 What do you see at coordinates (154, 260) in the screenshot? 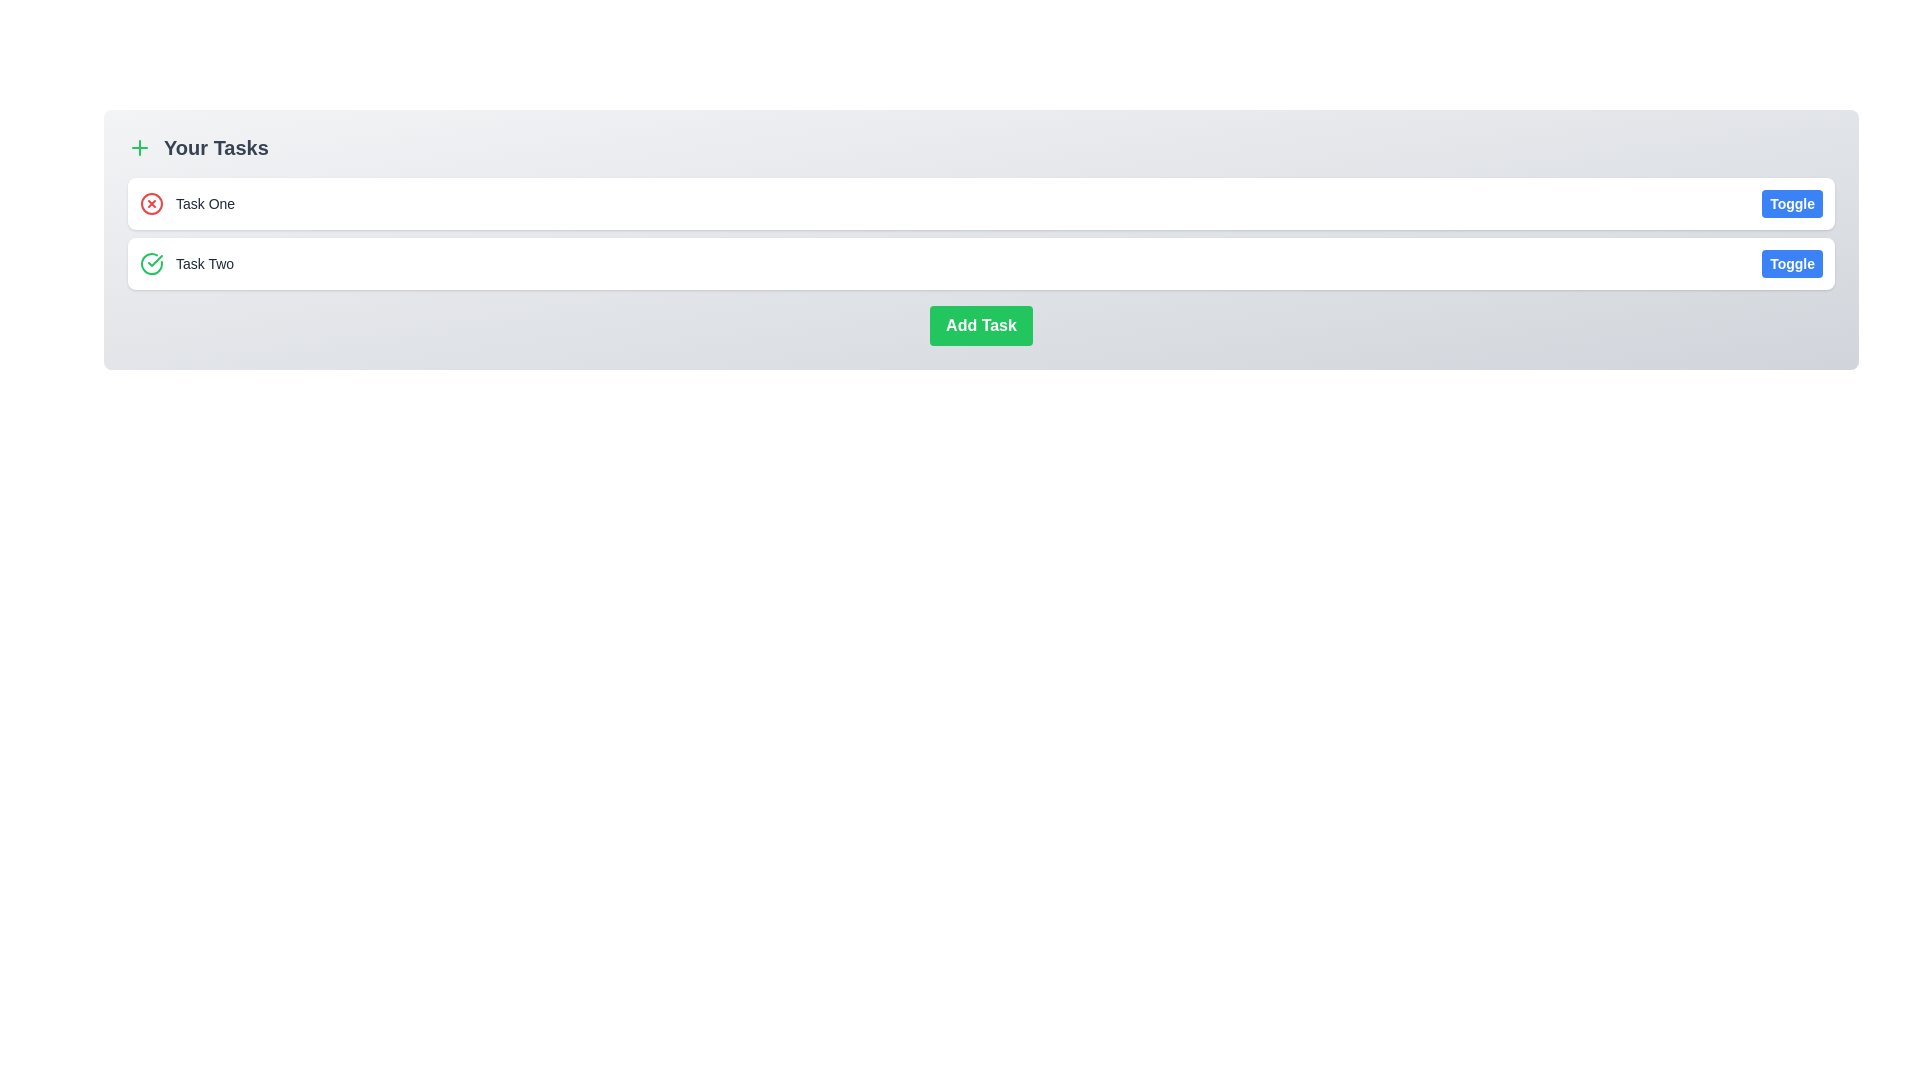
I see `the green checkmark icon, which is a vector graphic with a curved check line` at bounding box center [154, 260].